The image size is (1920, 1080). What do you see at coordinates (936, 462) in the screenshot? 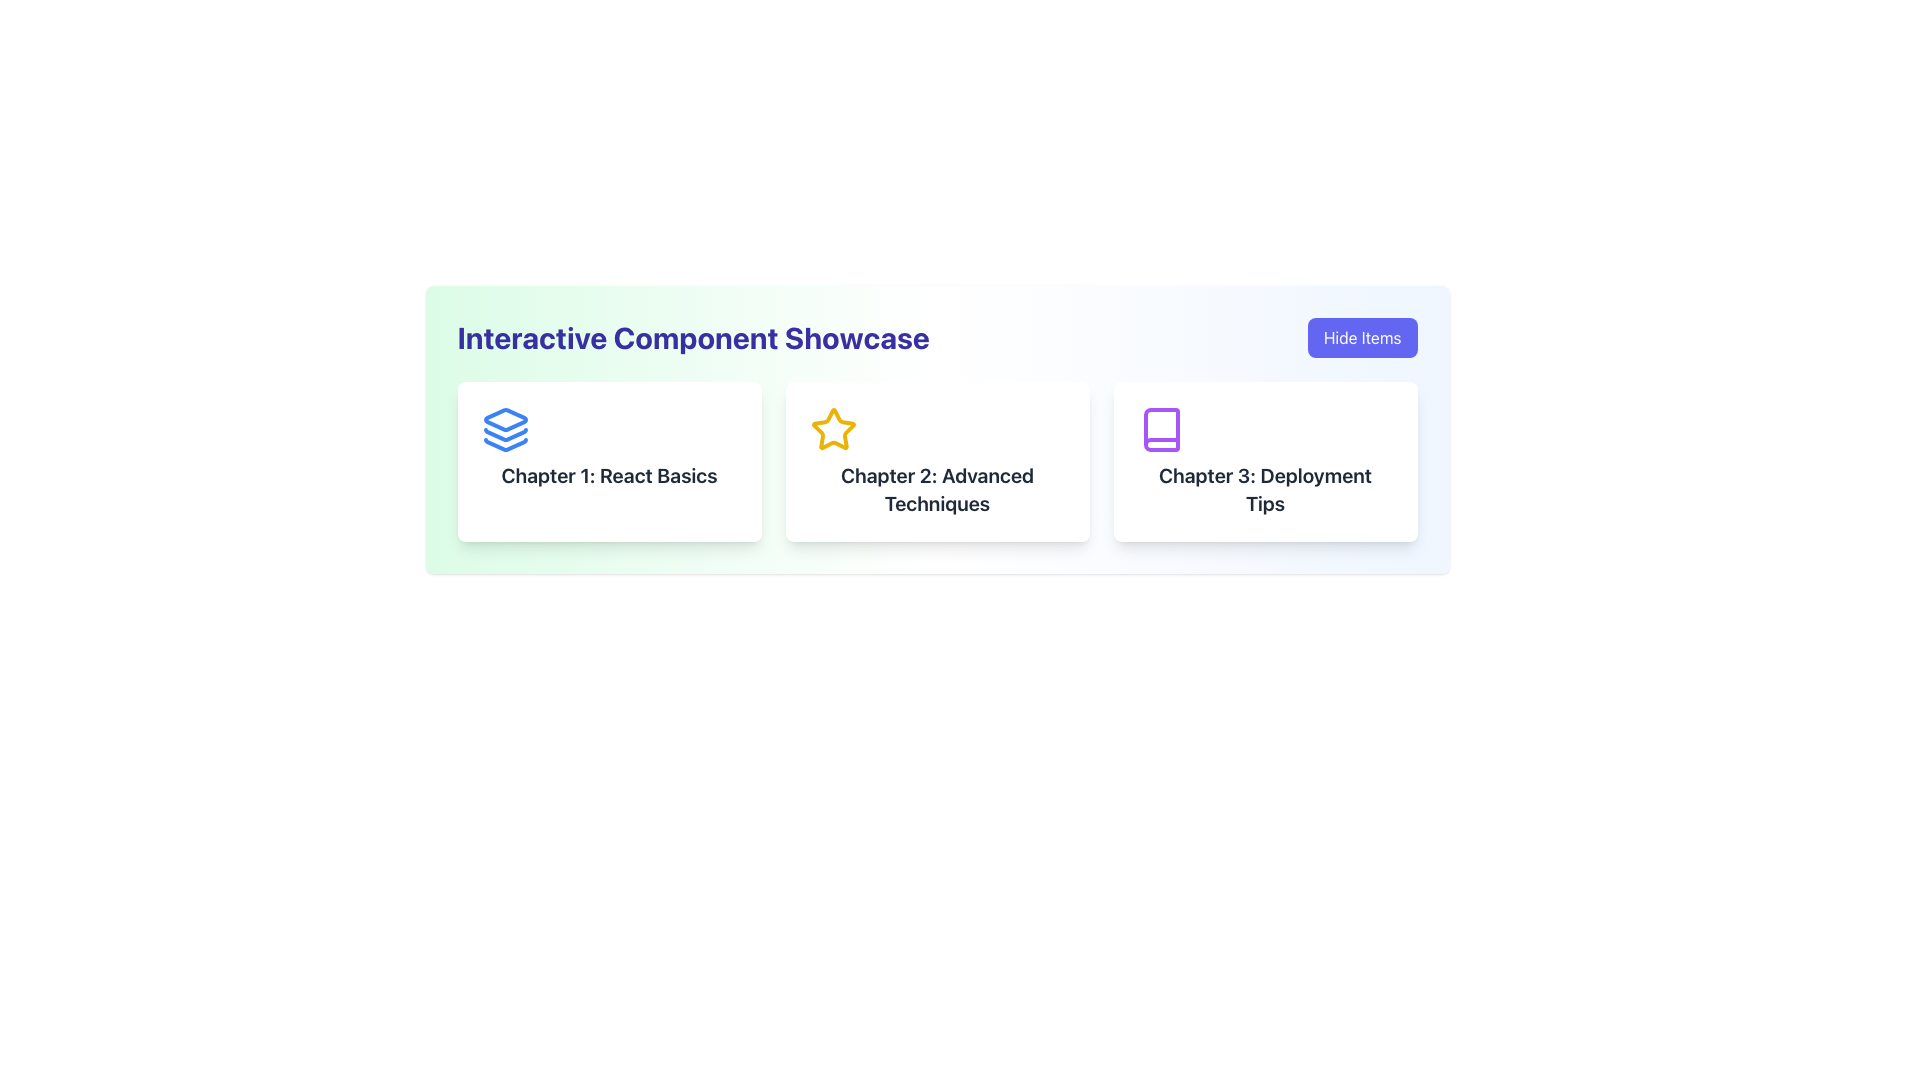
I see `text information from the Informative Card displaying 'Chapter 2: Advanced Techniques' which is visually identified by a yellow star icon above the title, centrally positioned within a white card` at bounding box center [936, 462].